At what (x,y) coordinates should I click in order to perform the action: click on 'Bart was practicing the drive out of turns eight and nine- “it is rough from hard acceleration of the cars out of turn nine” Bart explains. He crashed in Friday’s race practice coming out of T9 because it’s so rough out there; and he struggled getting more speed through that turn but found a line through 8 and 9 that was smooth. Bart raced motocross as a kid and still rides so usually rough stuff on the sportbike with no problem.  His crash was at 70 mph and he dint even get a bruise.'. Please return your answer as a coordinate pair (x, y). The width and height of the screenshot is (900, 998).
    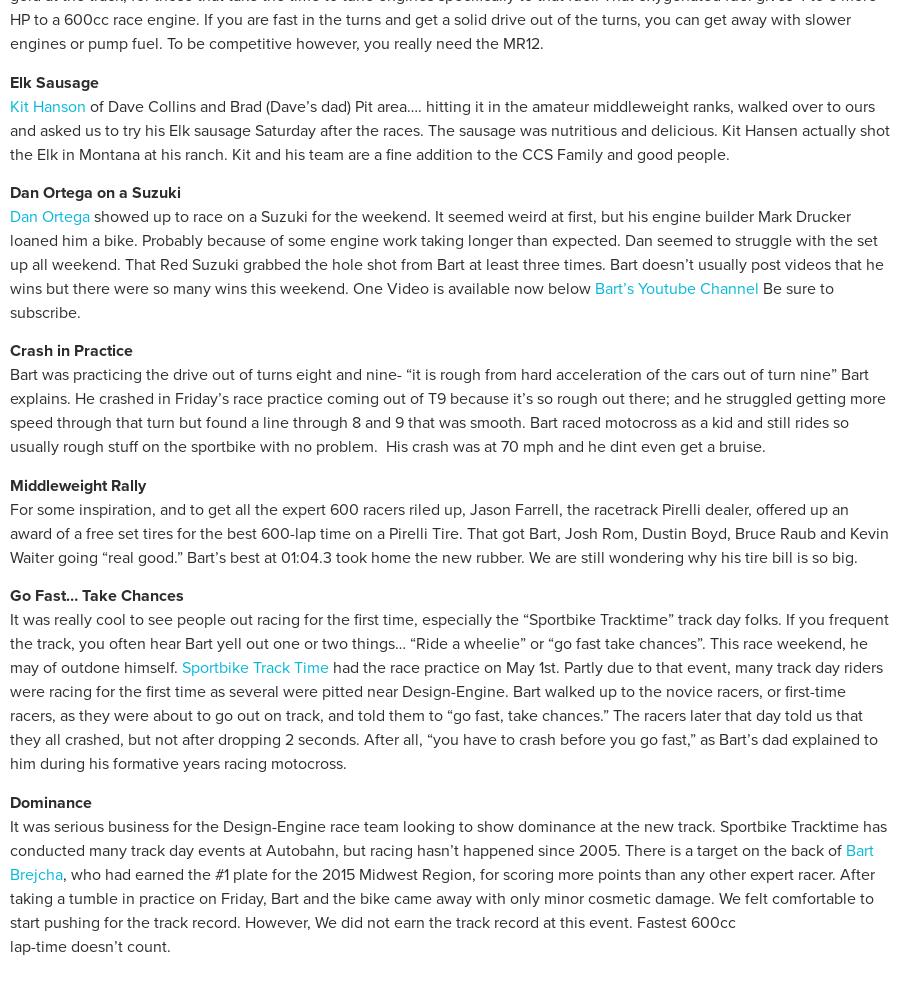
    Looking at the image, I should click on (448, 410).